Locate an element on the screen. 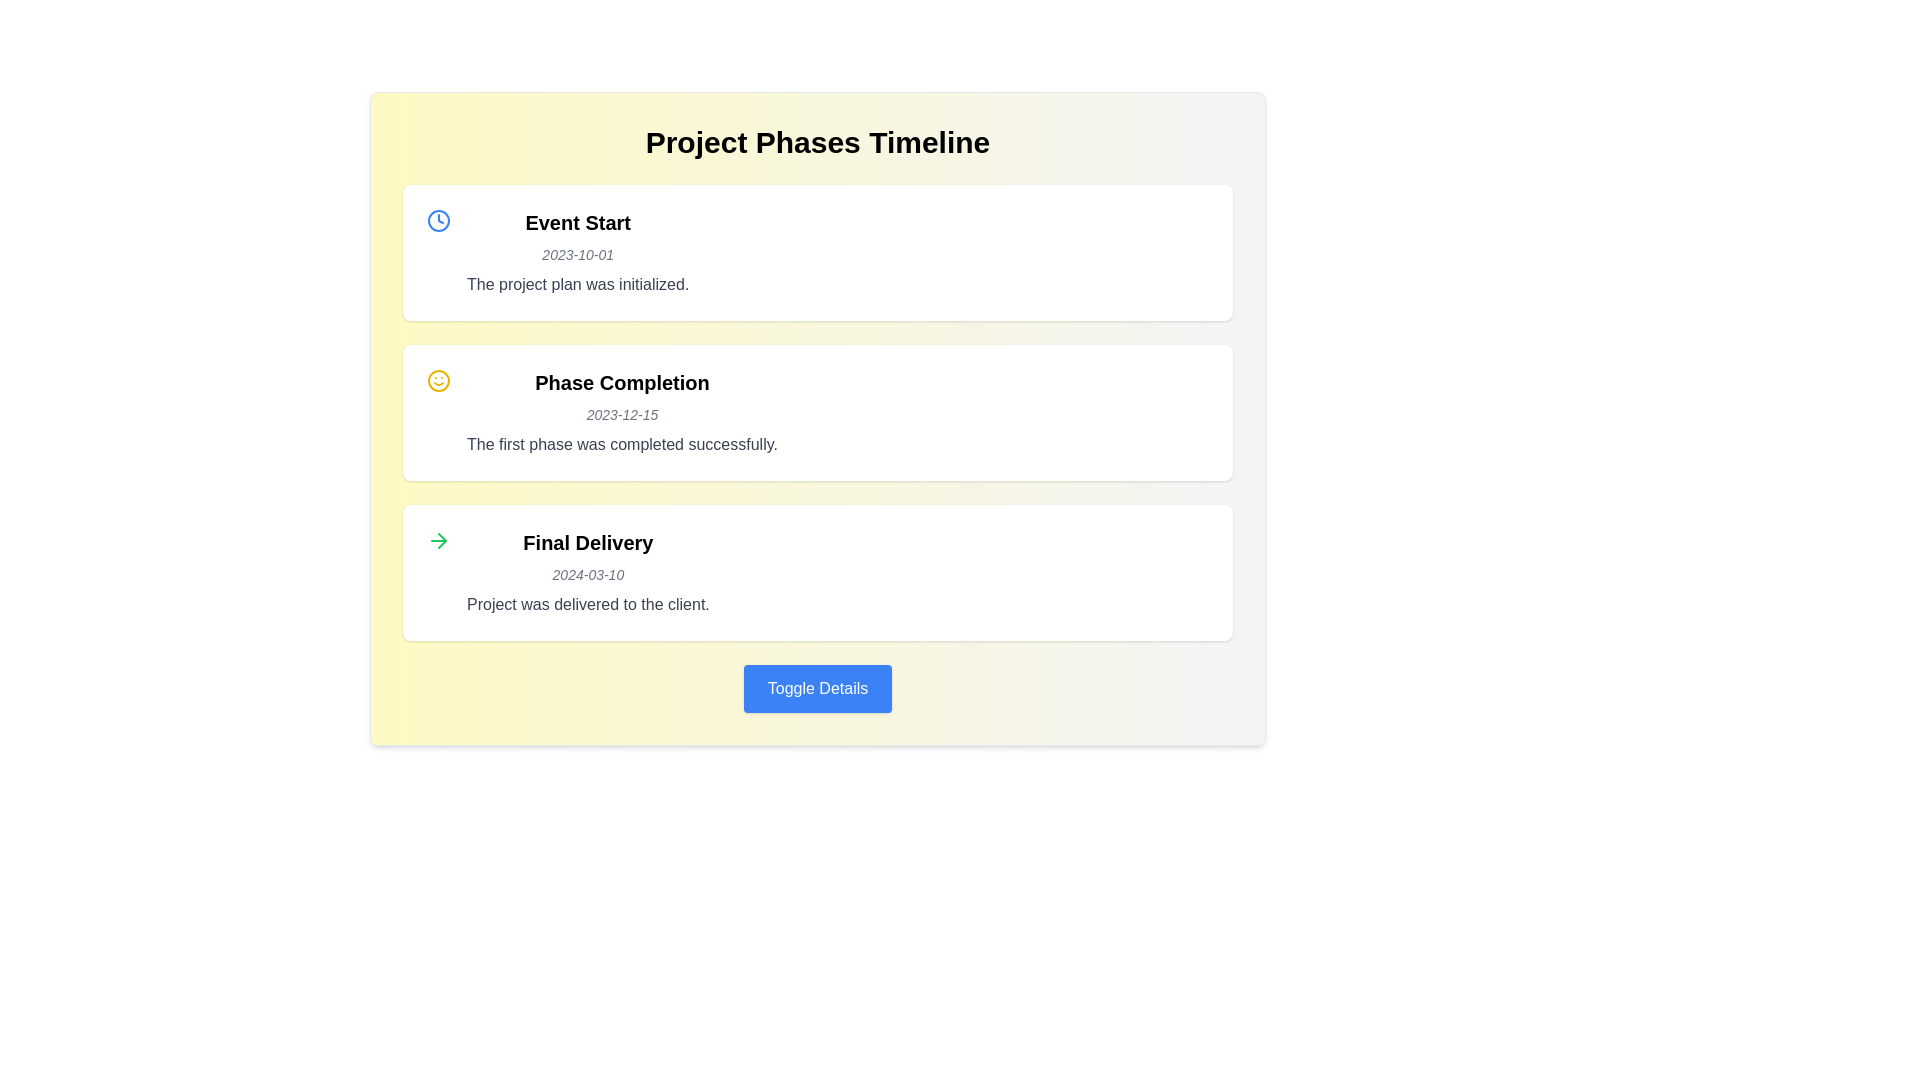 The image size is (1920, 1080). text header indicating the start of the first event in the timeline, located at the top of the first box in a vertical sequence of three timeline cards is located at coordinates (577, 223).